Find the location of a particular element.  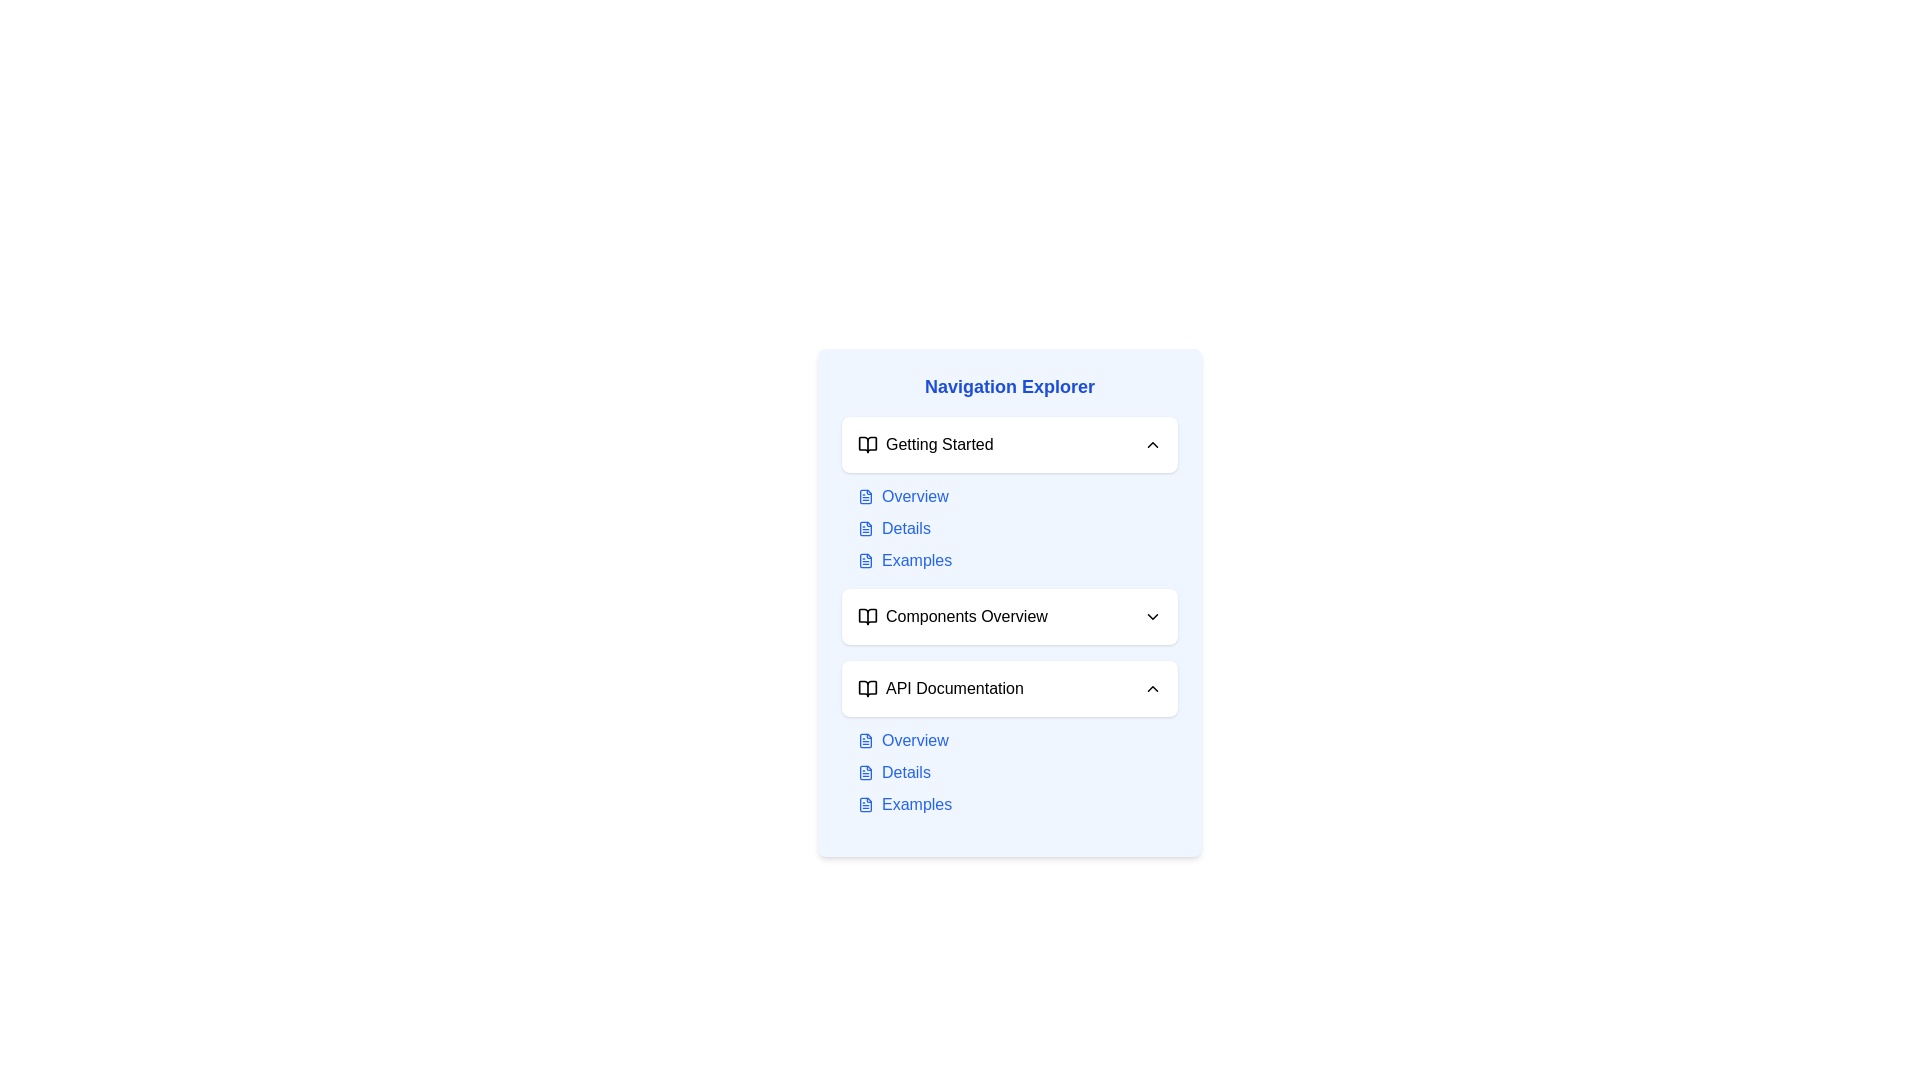

the SVG icon representing a document or file link located at the top-left section of the vertical navigation menu is located at coordinates (865, 804).